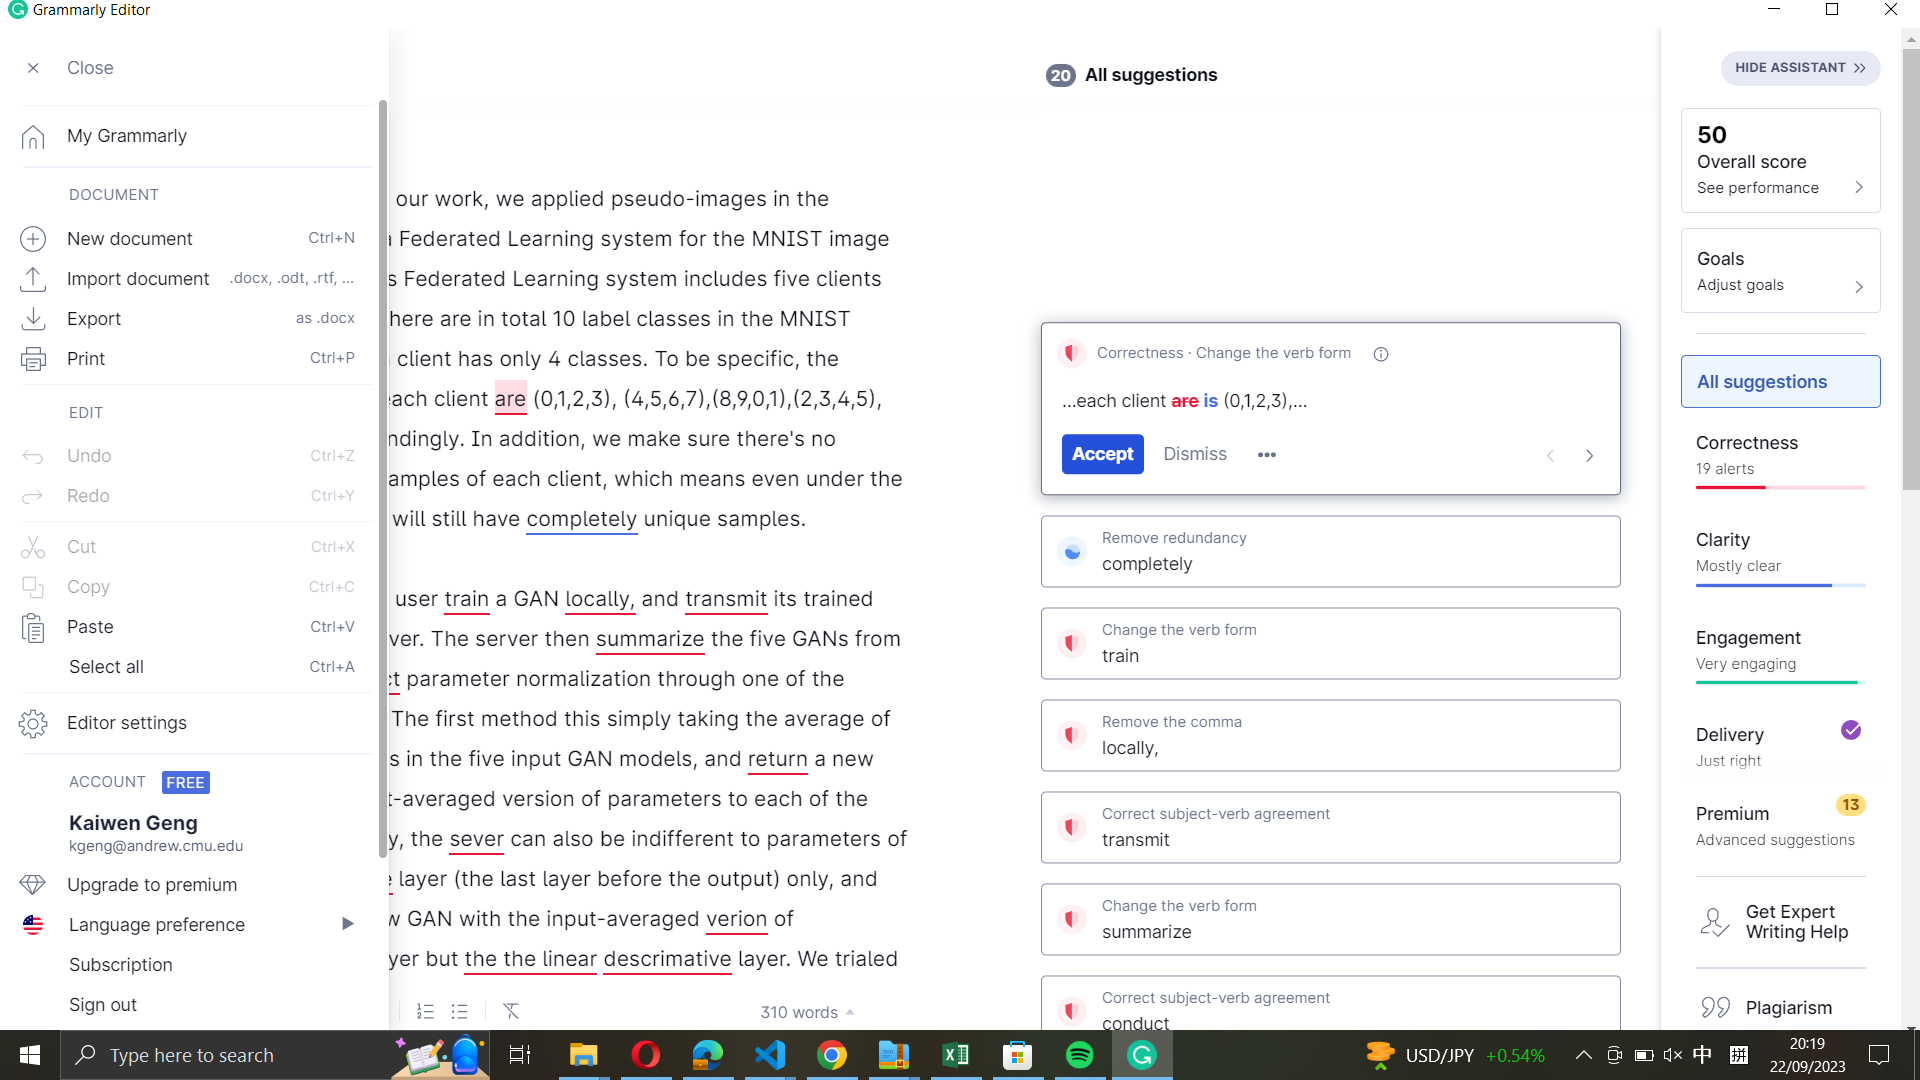 The height and width of the screenshot is (1080, 1920). What do you see at coordinates (187, 134) in the screenshot?
I see `Return back to the home` at bounding box center [187, 134].